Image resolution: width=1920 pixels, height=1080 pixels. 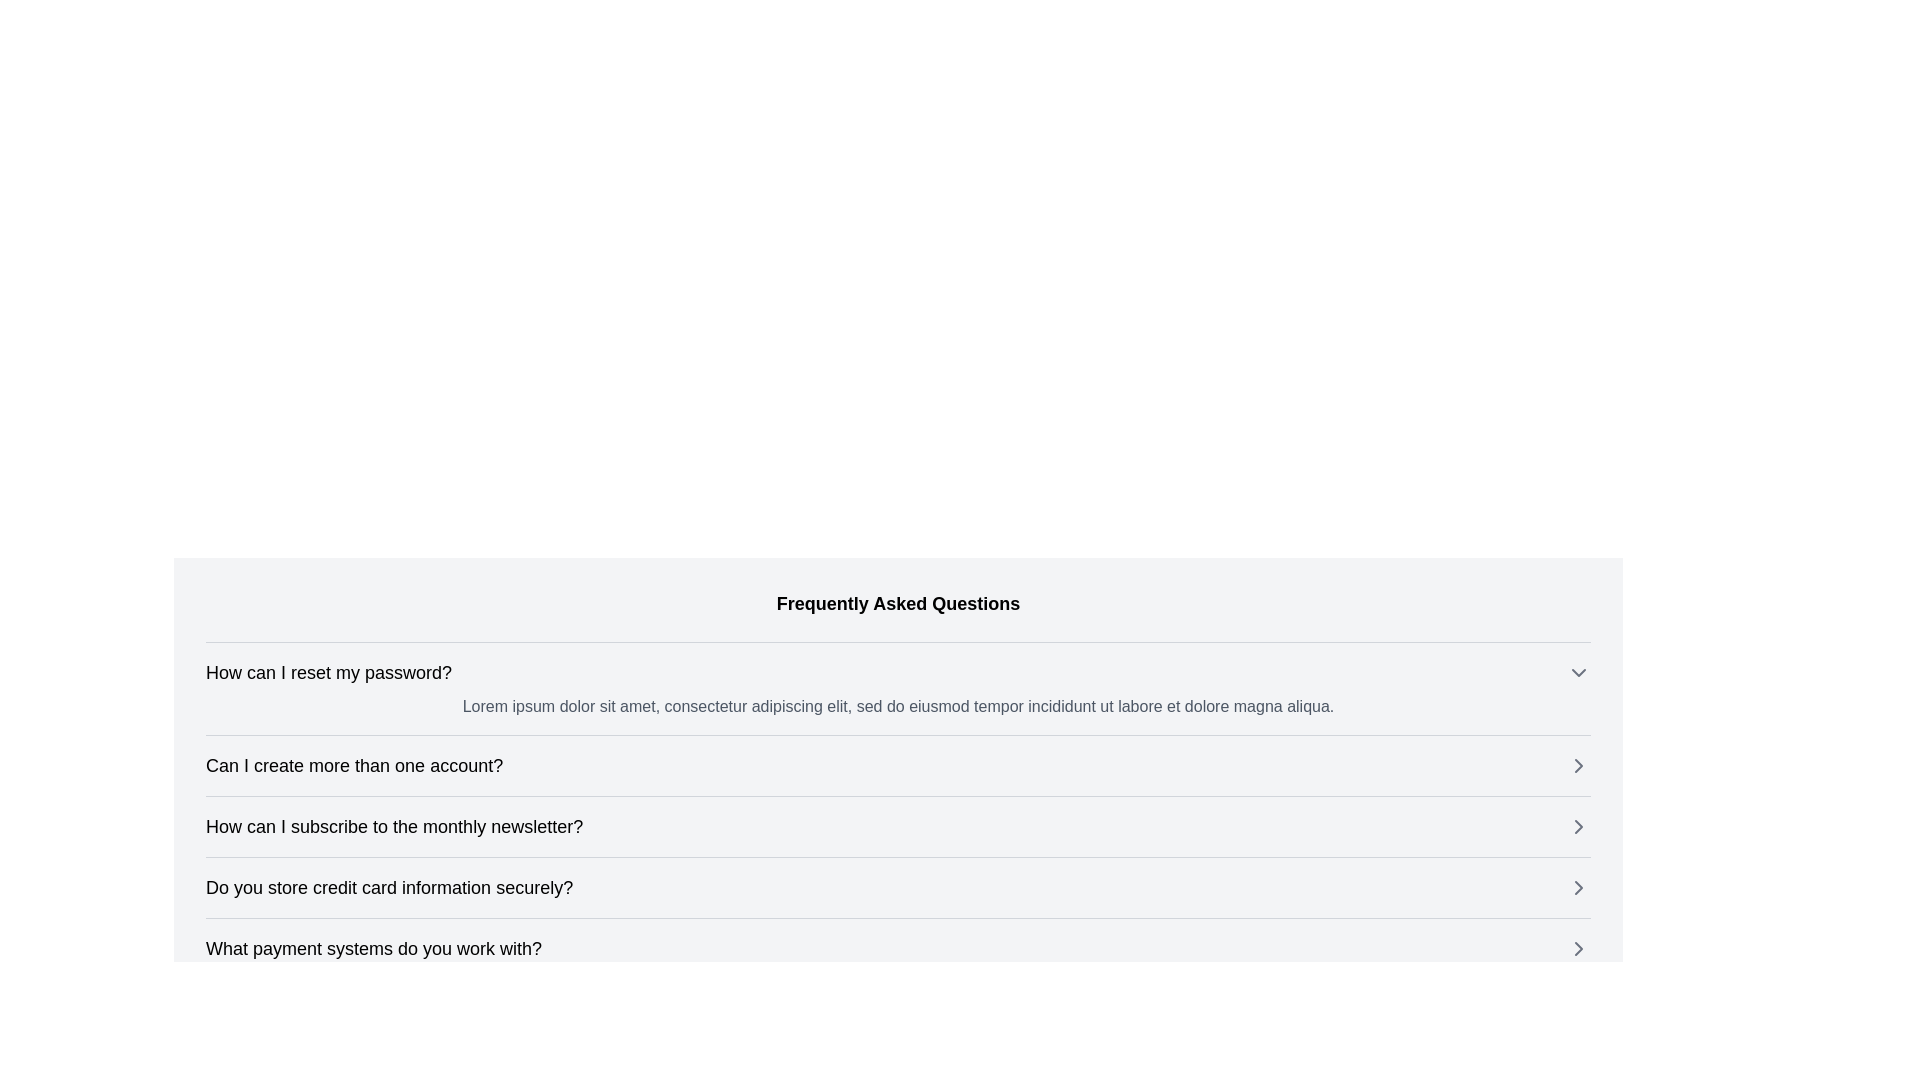 What do you see at coordinates (1578, 765) in the screenshot?
I see `the right-pointing chevron icon, which is styled in gray and positioned at the far right of the list item labeled 'Can I create more than one account?'` at bounding box center [1578, 765].